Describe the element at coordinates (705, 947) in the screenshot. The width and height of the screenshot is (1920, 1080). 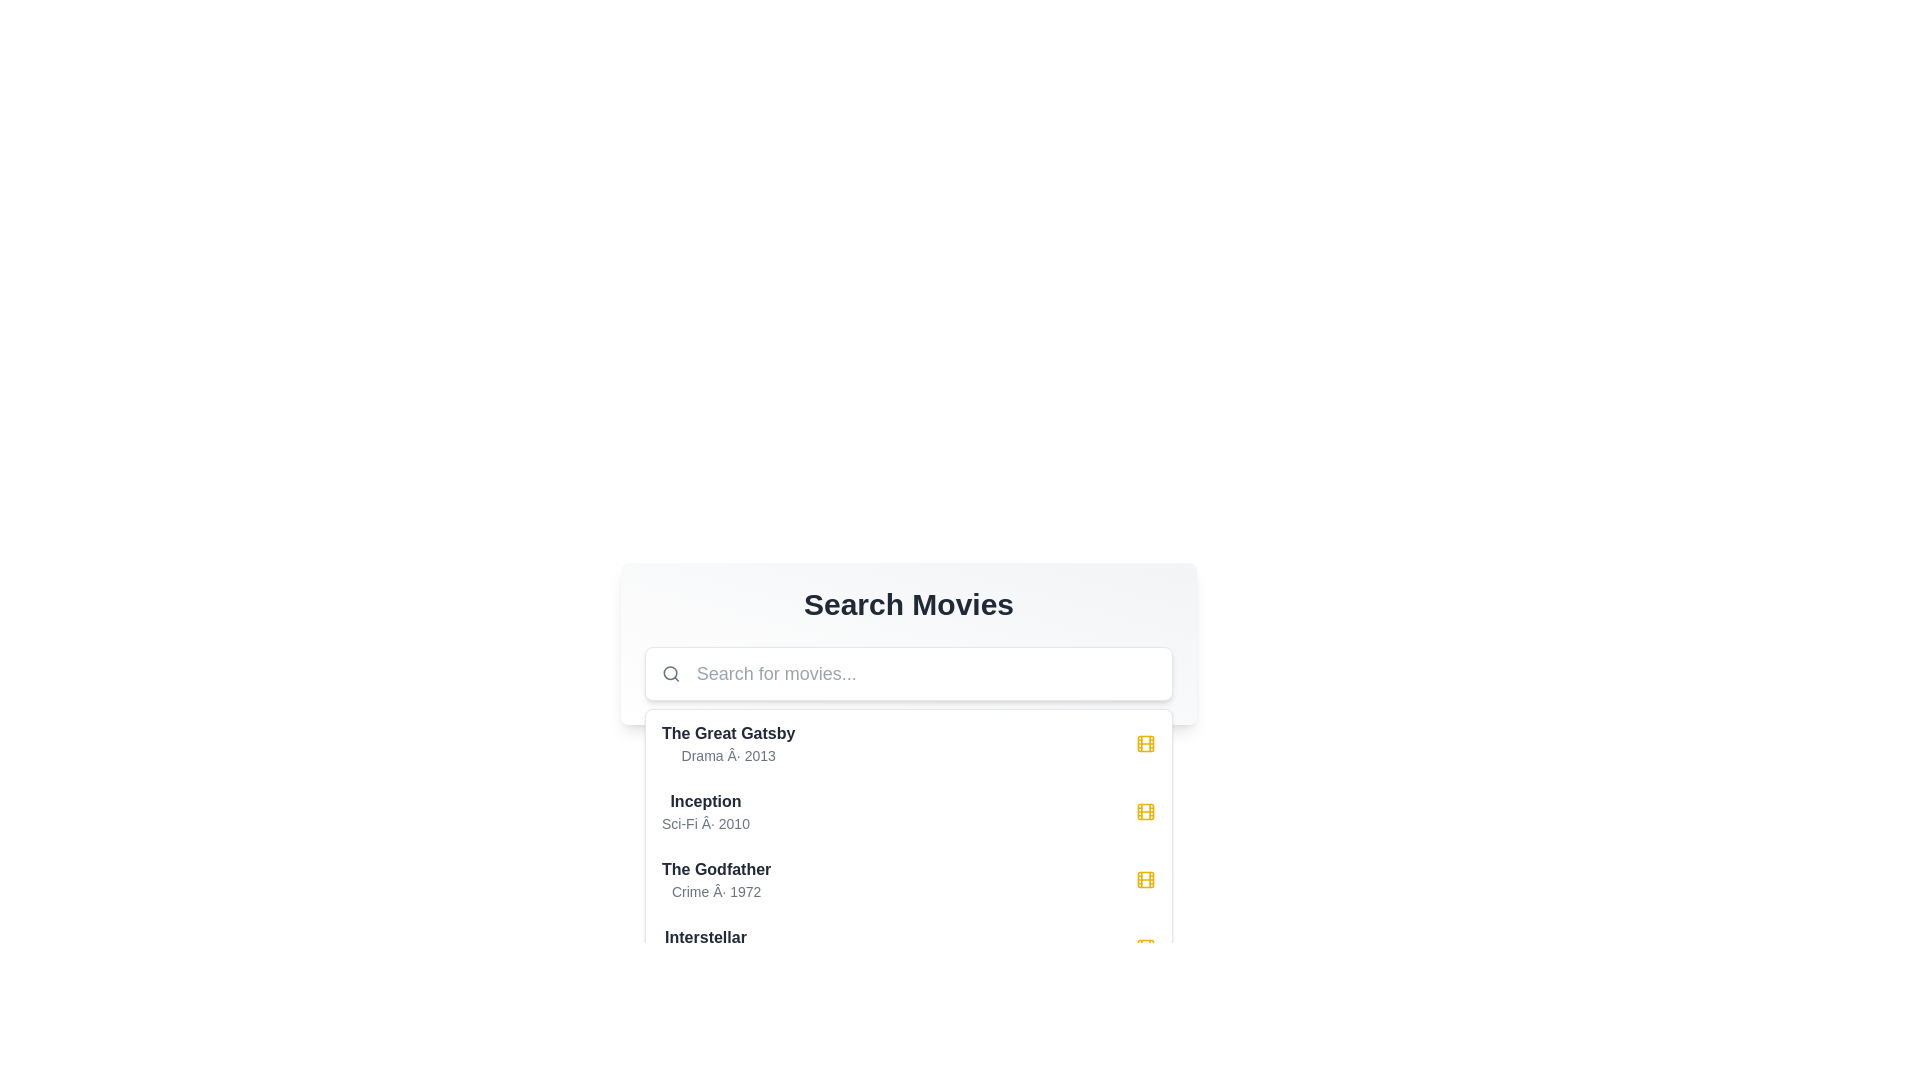
I see `the text label displaying 'Interstellar', which is styled in bold and positioned fourth in the movie list under 'Search Movies'` at that location.